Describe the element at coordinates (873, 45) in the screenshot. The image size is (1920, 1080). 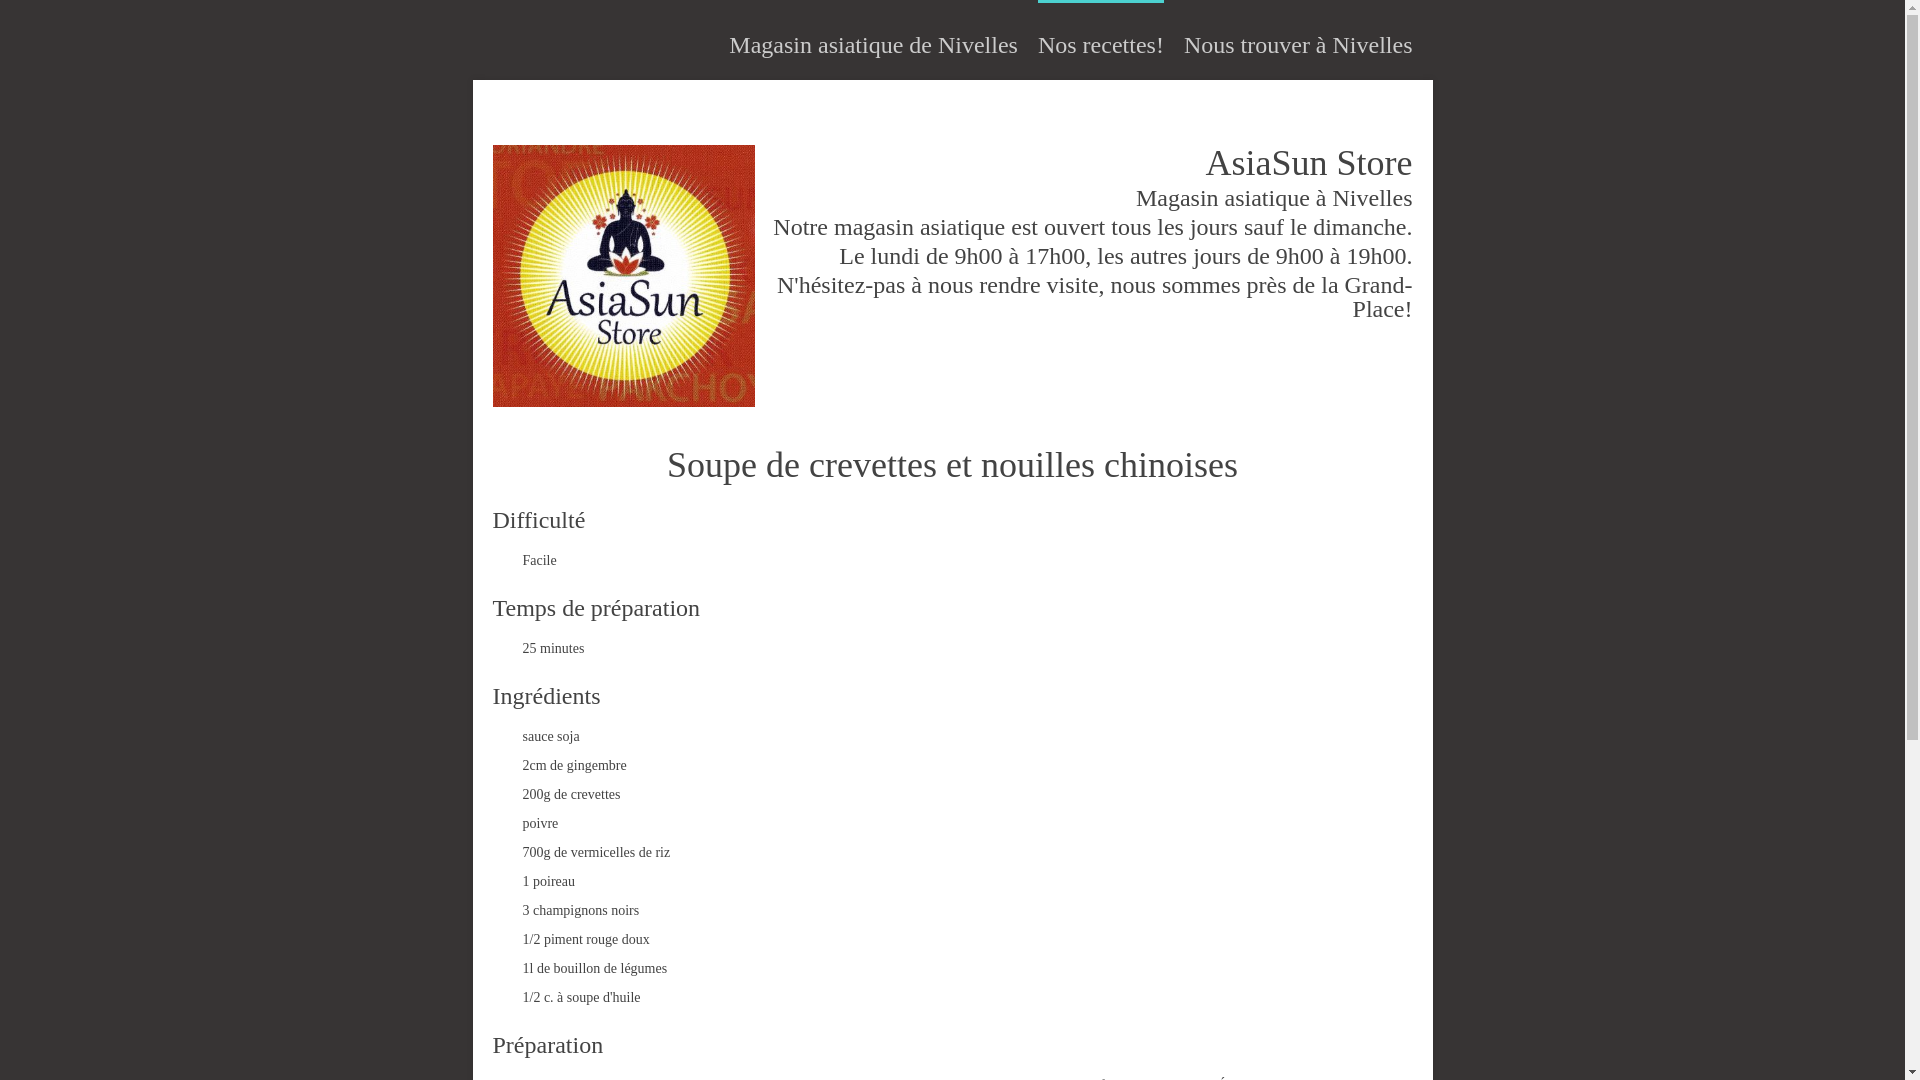
I see `'Magasin asiatique de Nivelles'` at that location.